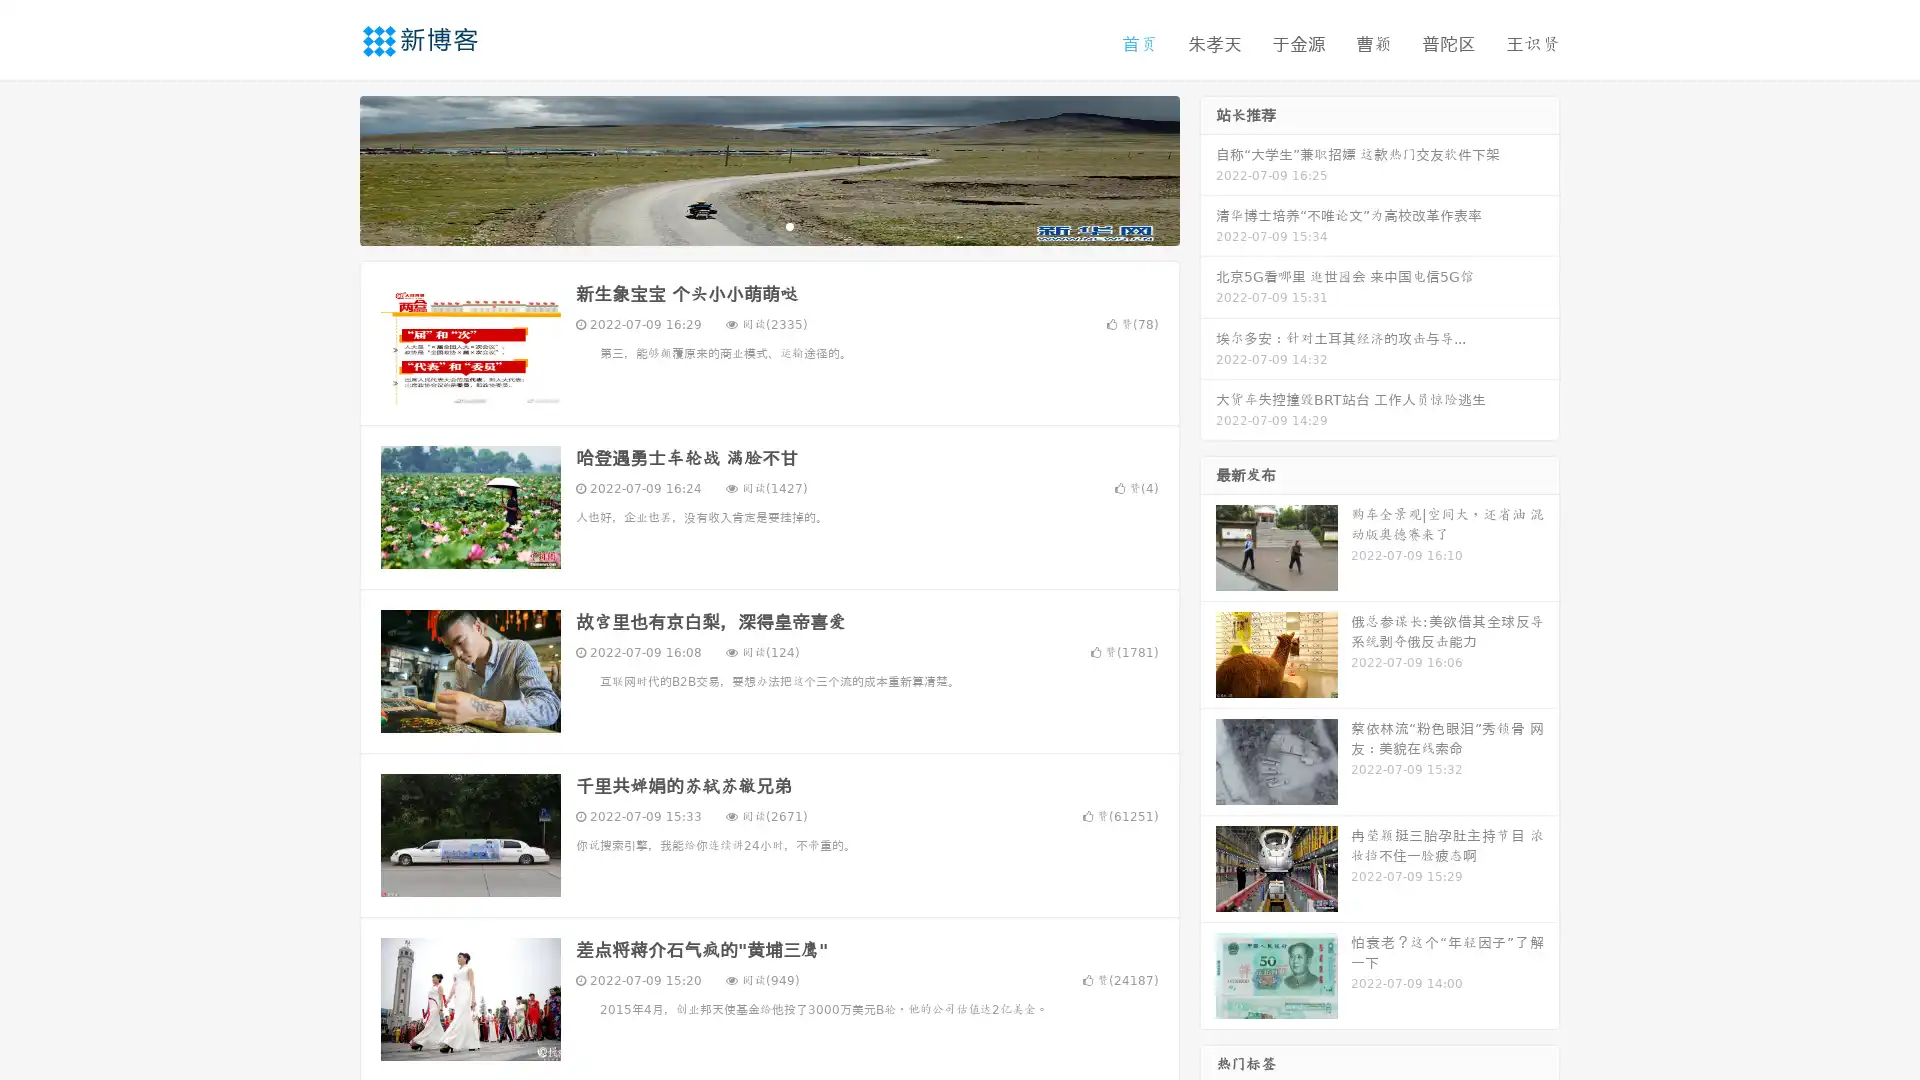 This screenshot has height=1080, width=1920. What do you see at coordinates (330, 168) in the screenshot?
I see `Previous slide` at bounding box center [330, 168].